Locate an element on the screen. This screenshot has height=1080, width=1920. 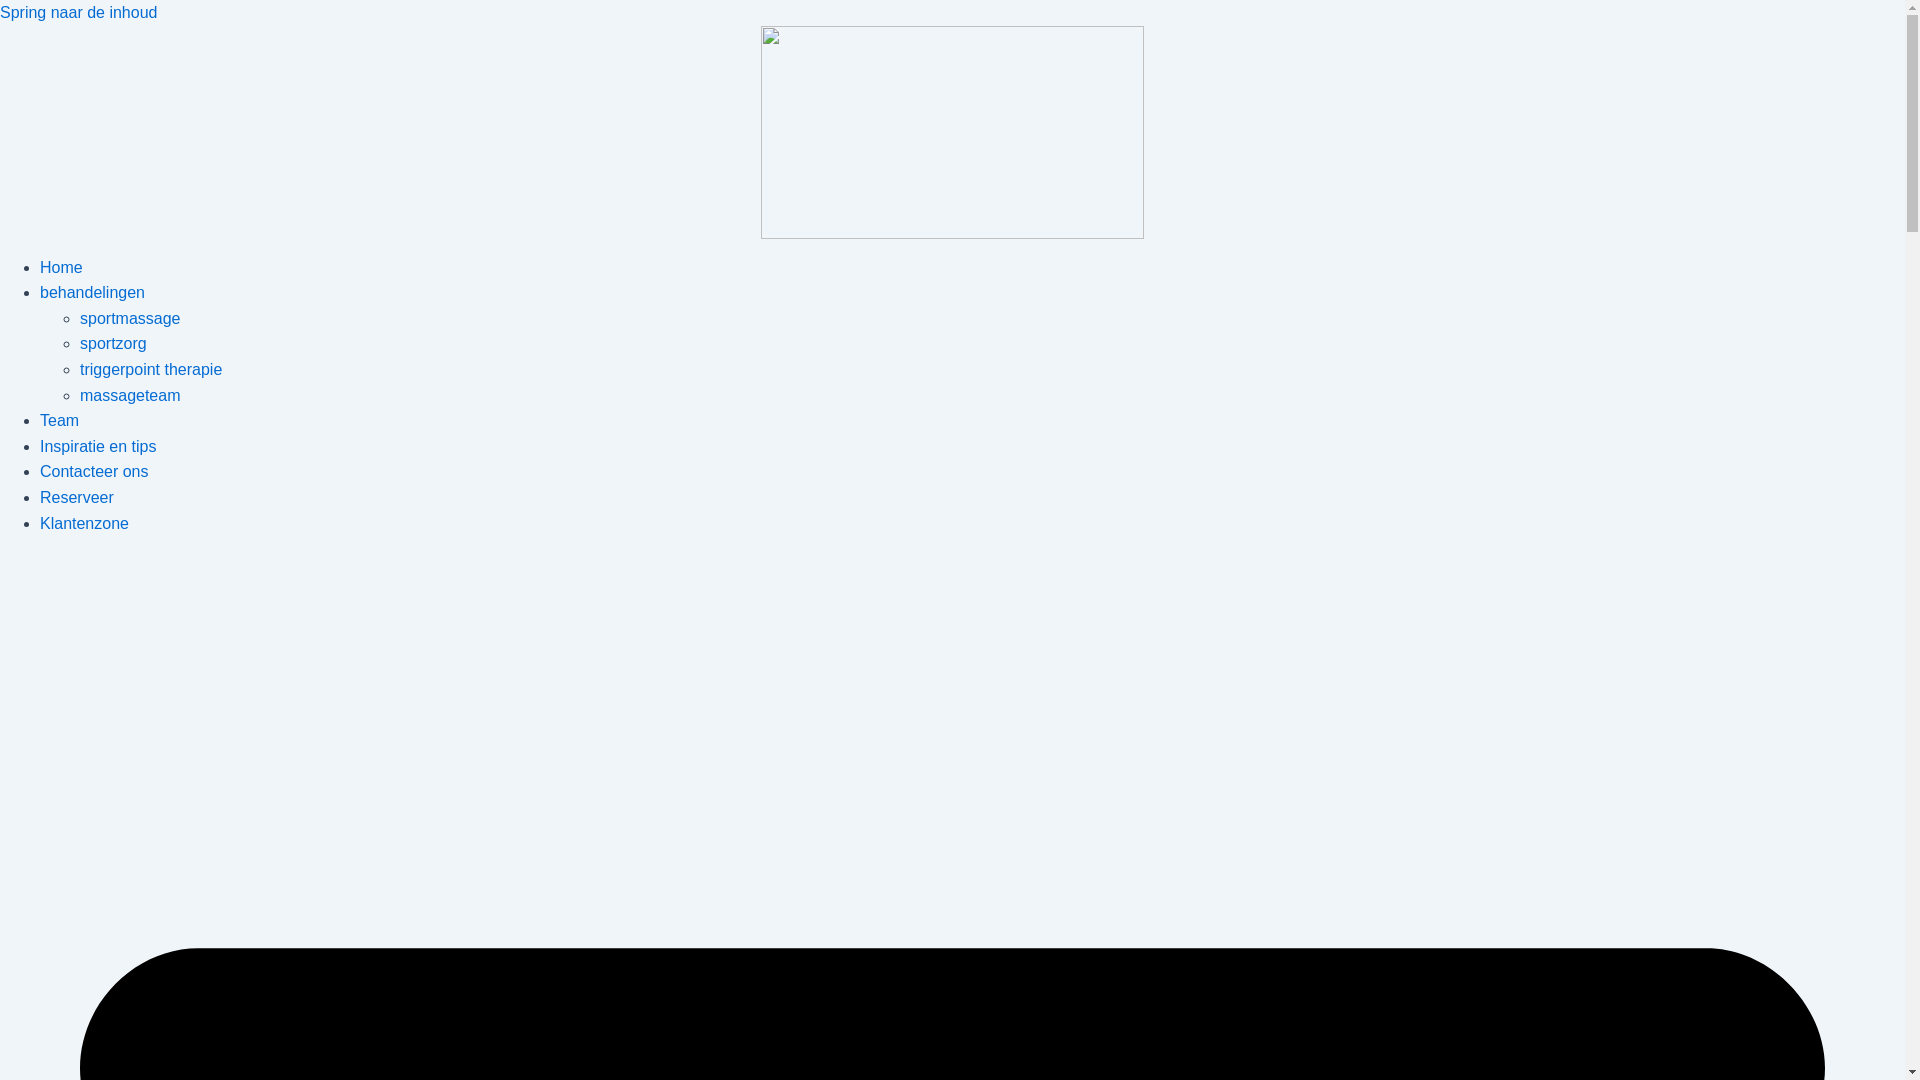
'behandelingen' is located at coordinates (91, 292).